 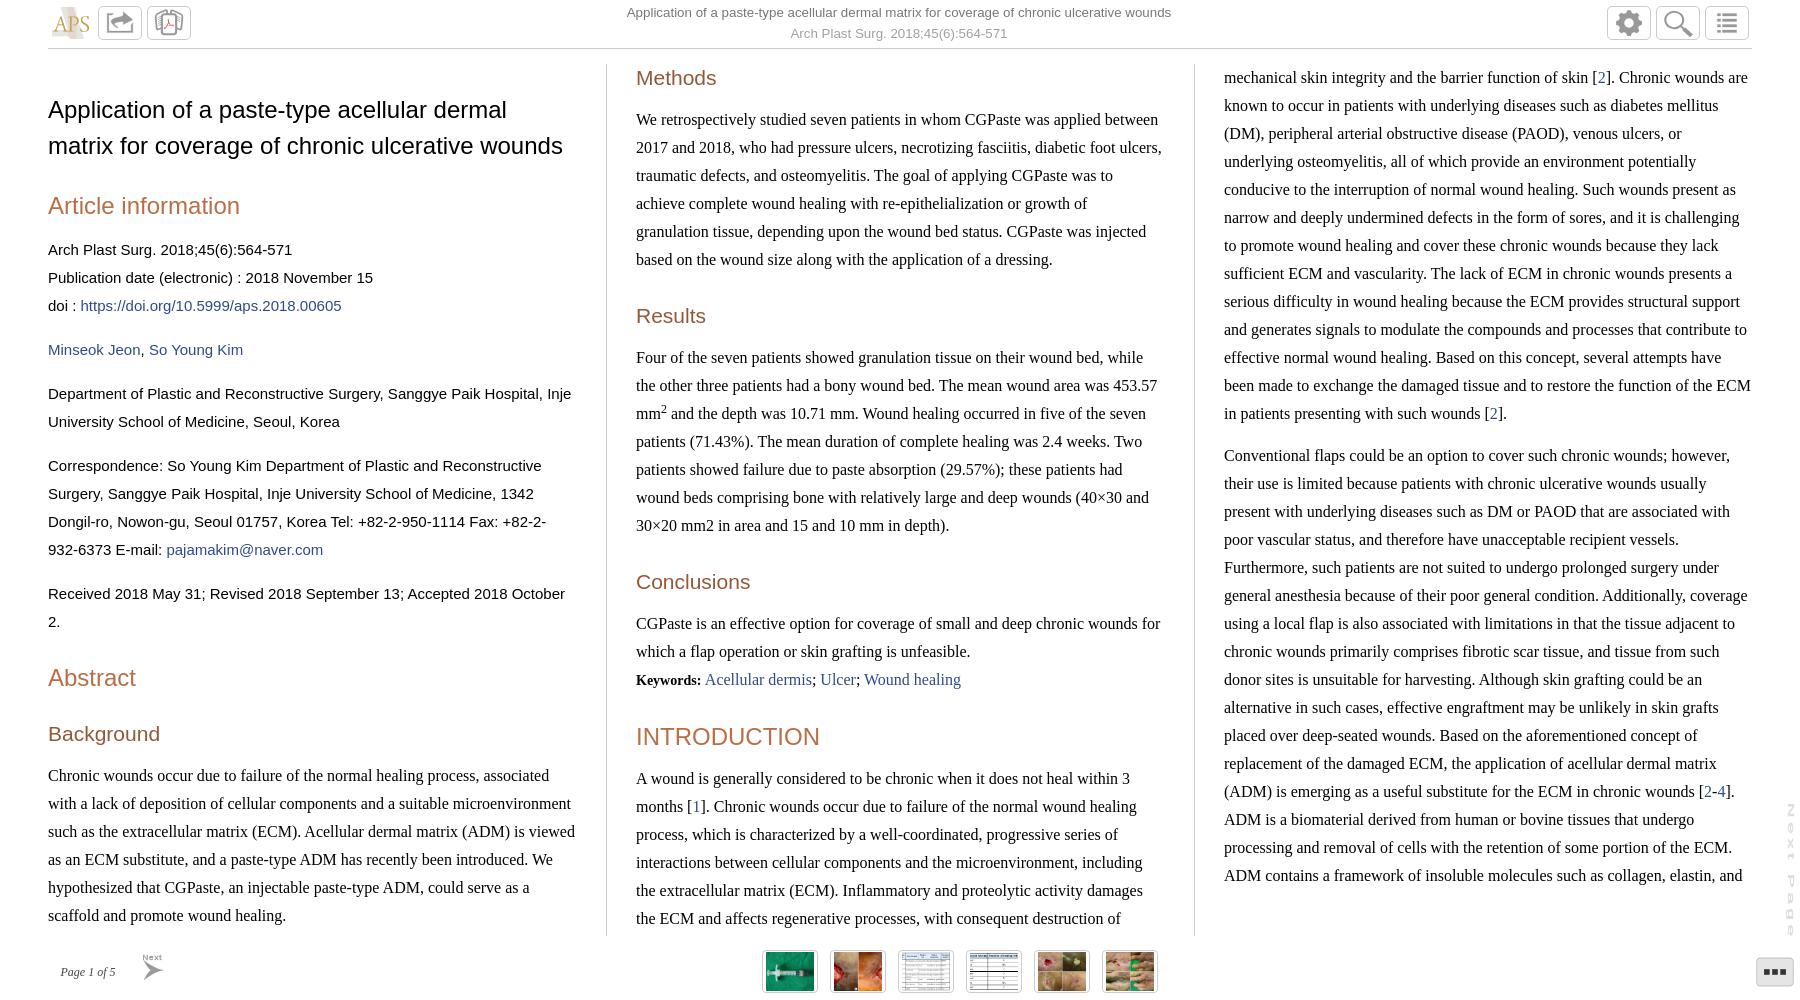 What do you see at coordinates (671, 313) in the screenshot?
I see `'Results'` at bounding box center [671, 313].